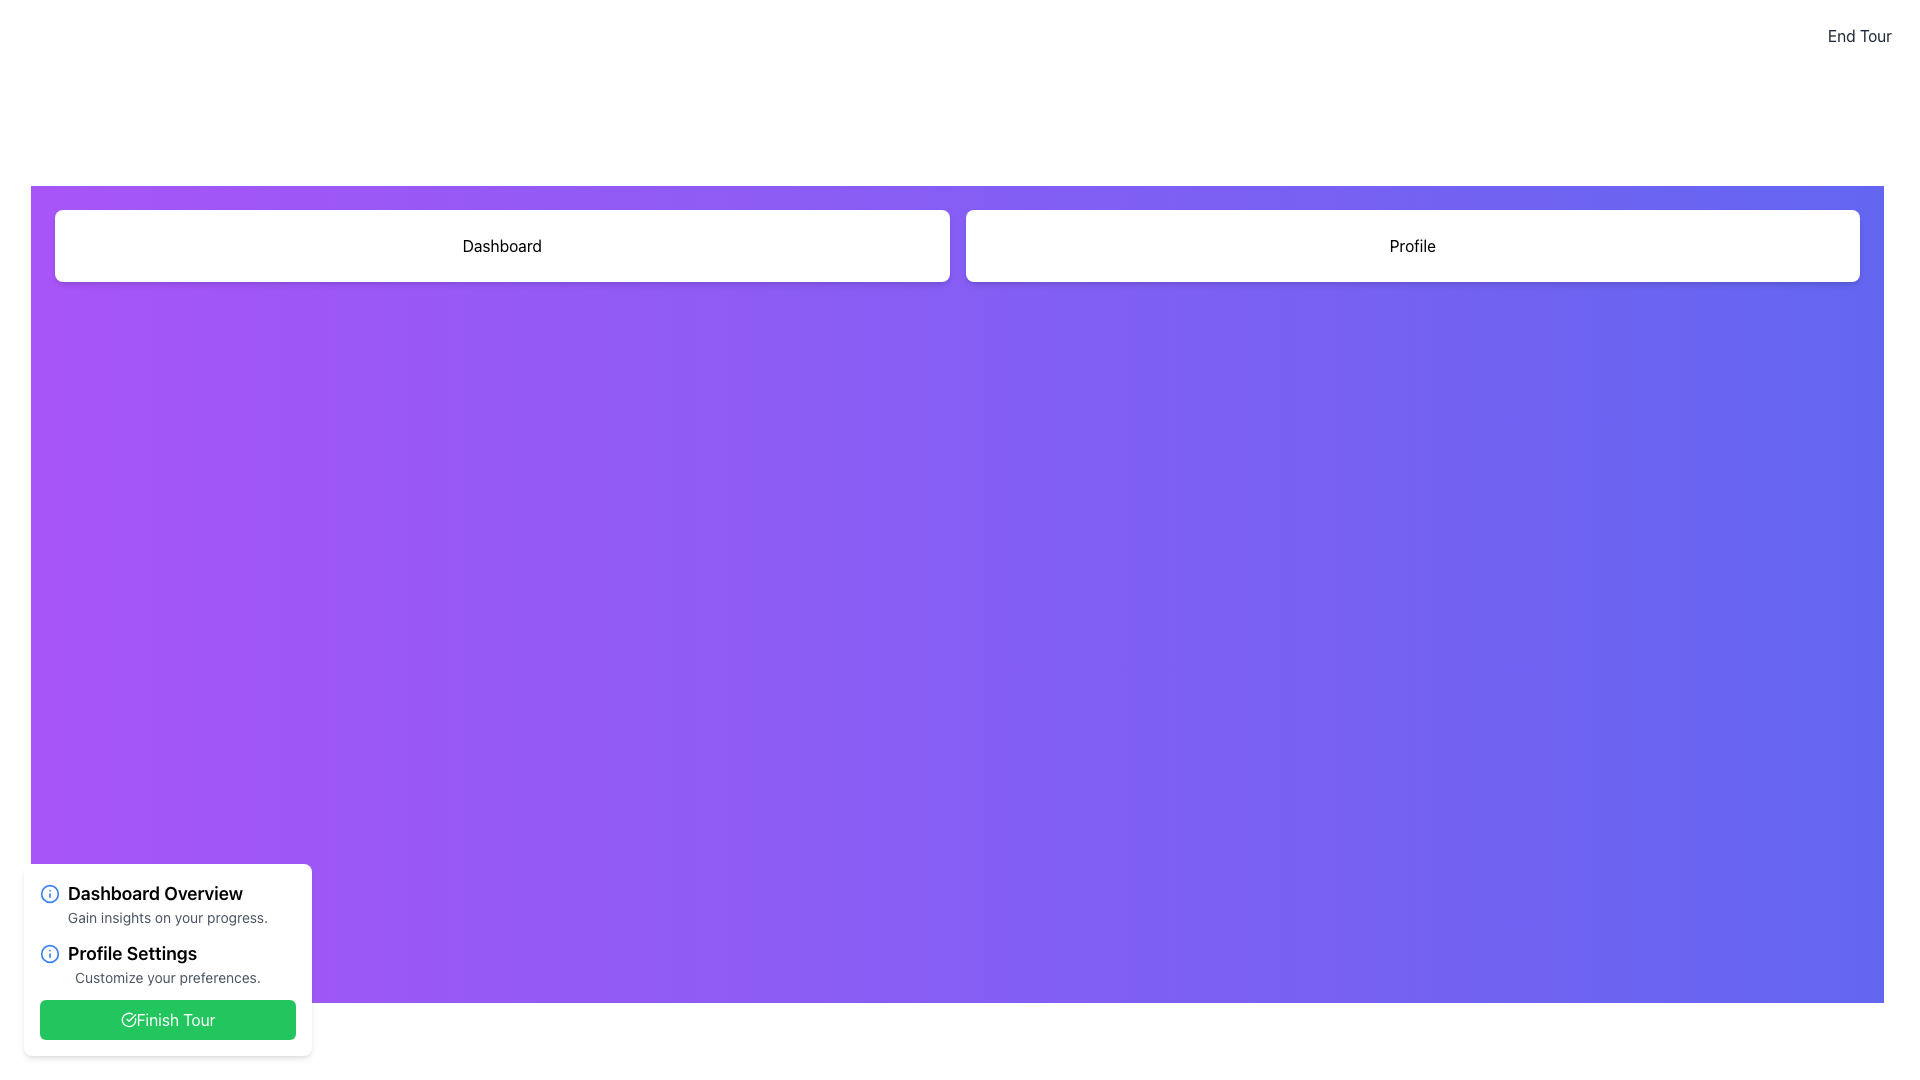 The height and width of the screenshot is (1080, 1920). Describe the element at coordinates (49, 952) in the screenshot. I see `the informational SVG-based icon for 'Profile Settings', which is located to the left of the associated label` at that location.